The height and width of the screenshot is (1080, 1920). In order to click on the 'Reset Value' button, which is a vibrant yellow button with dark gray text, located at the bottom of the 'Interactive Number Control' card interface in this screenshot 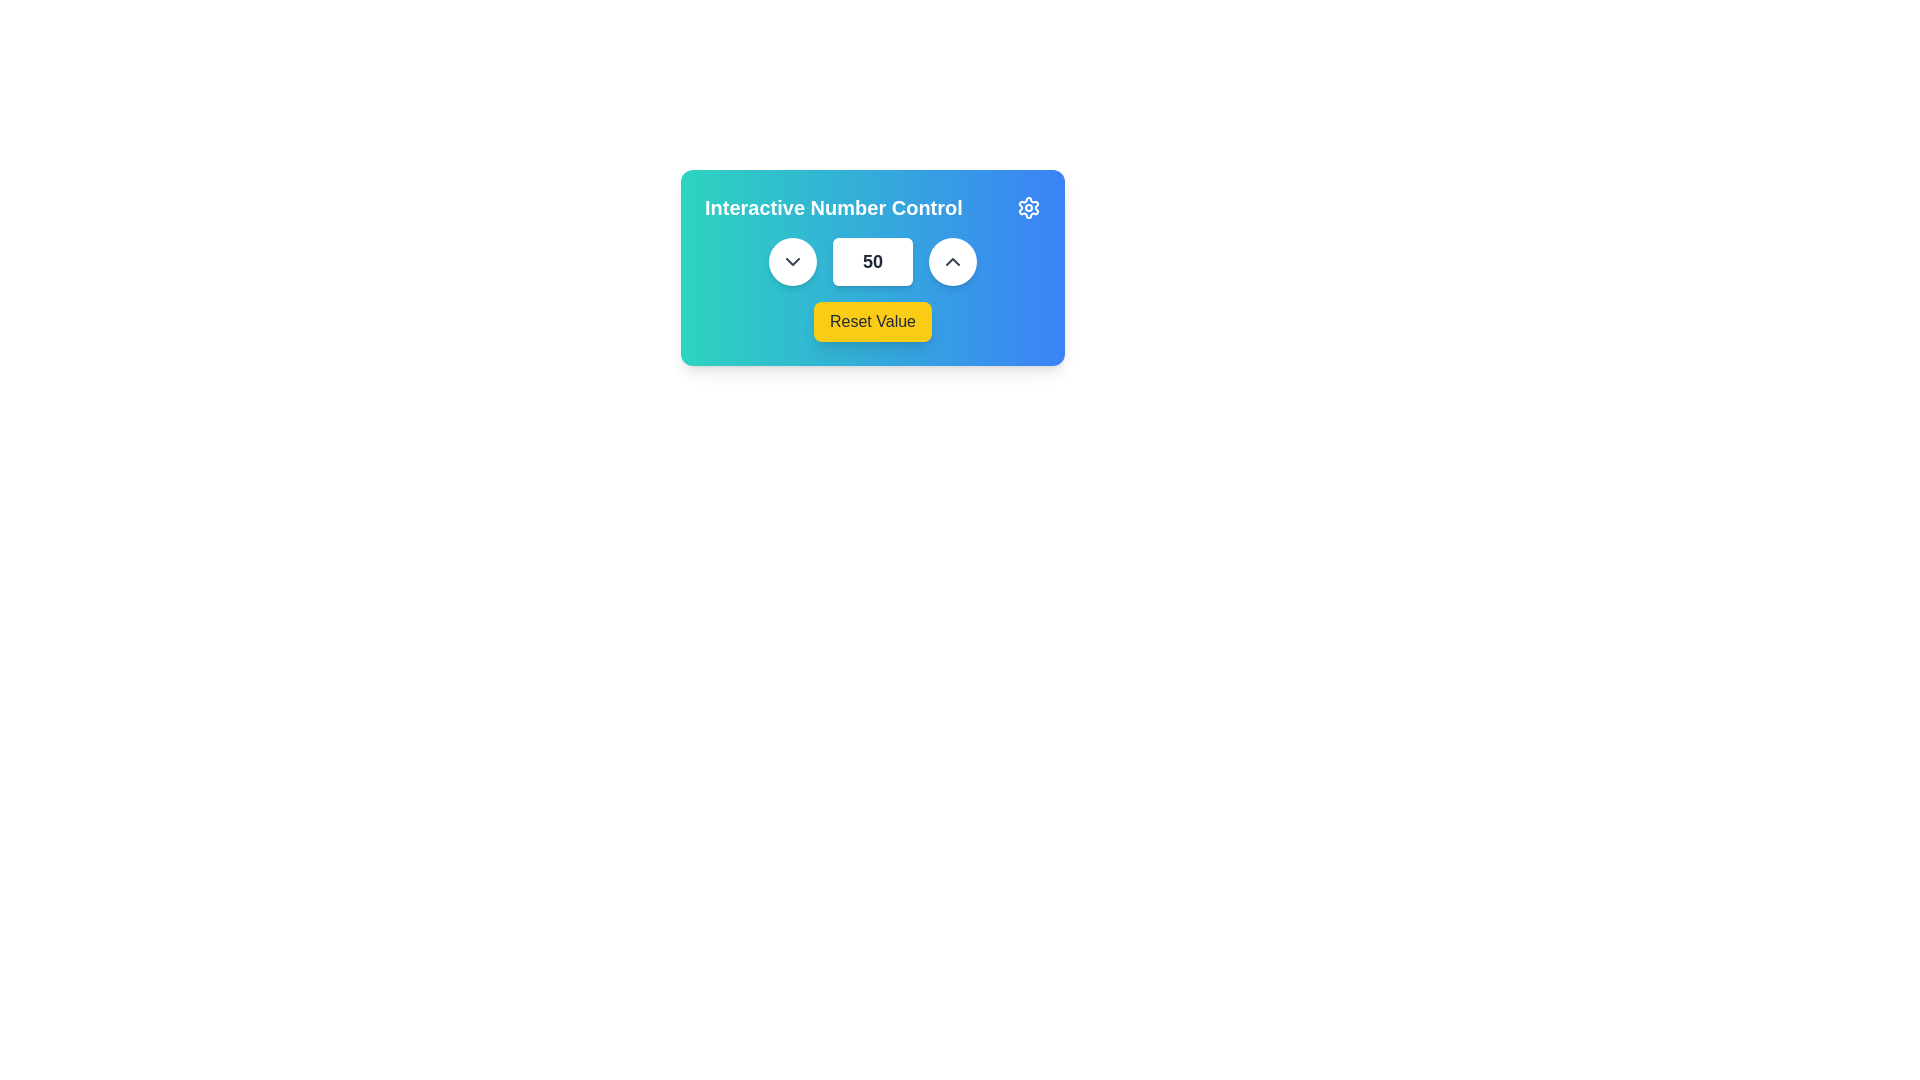, I will do `click(873, 320)`.